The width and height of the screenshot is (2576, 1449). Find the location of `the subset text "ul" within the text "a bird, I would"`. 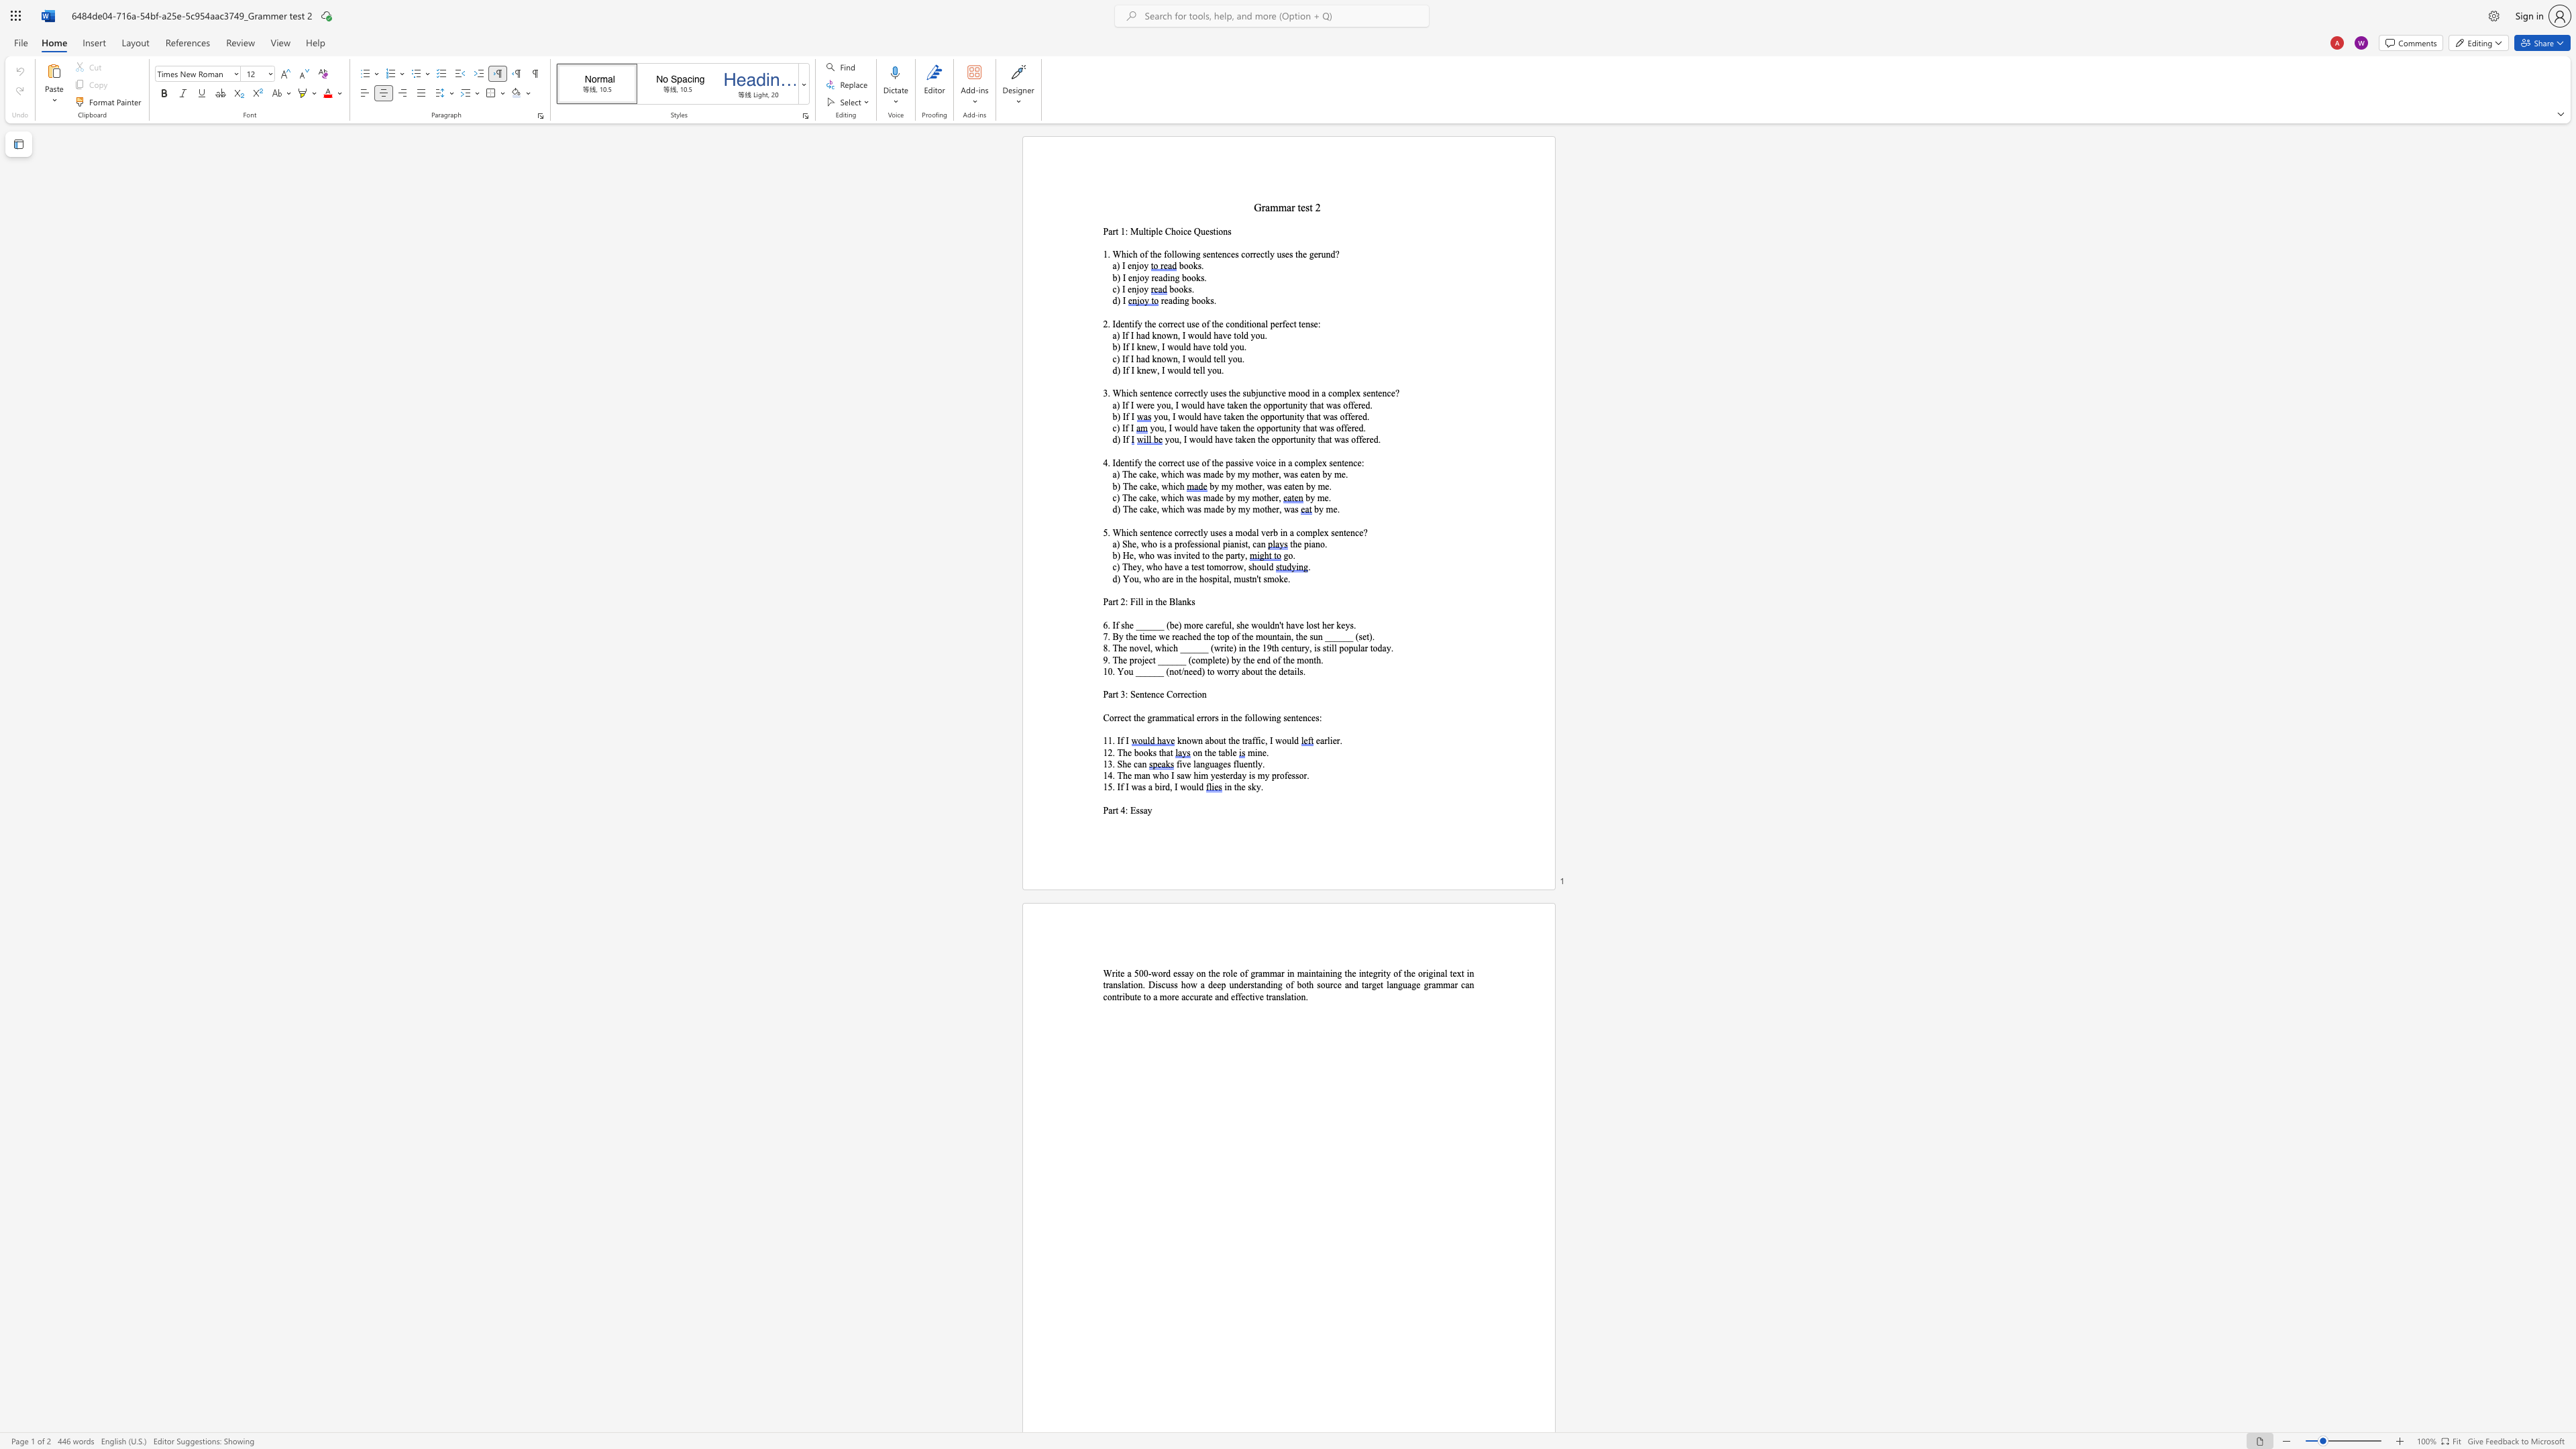

the subset text "ul" within the text "a bird, I would" is located at coordinates (1191, 786).